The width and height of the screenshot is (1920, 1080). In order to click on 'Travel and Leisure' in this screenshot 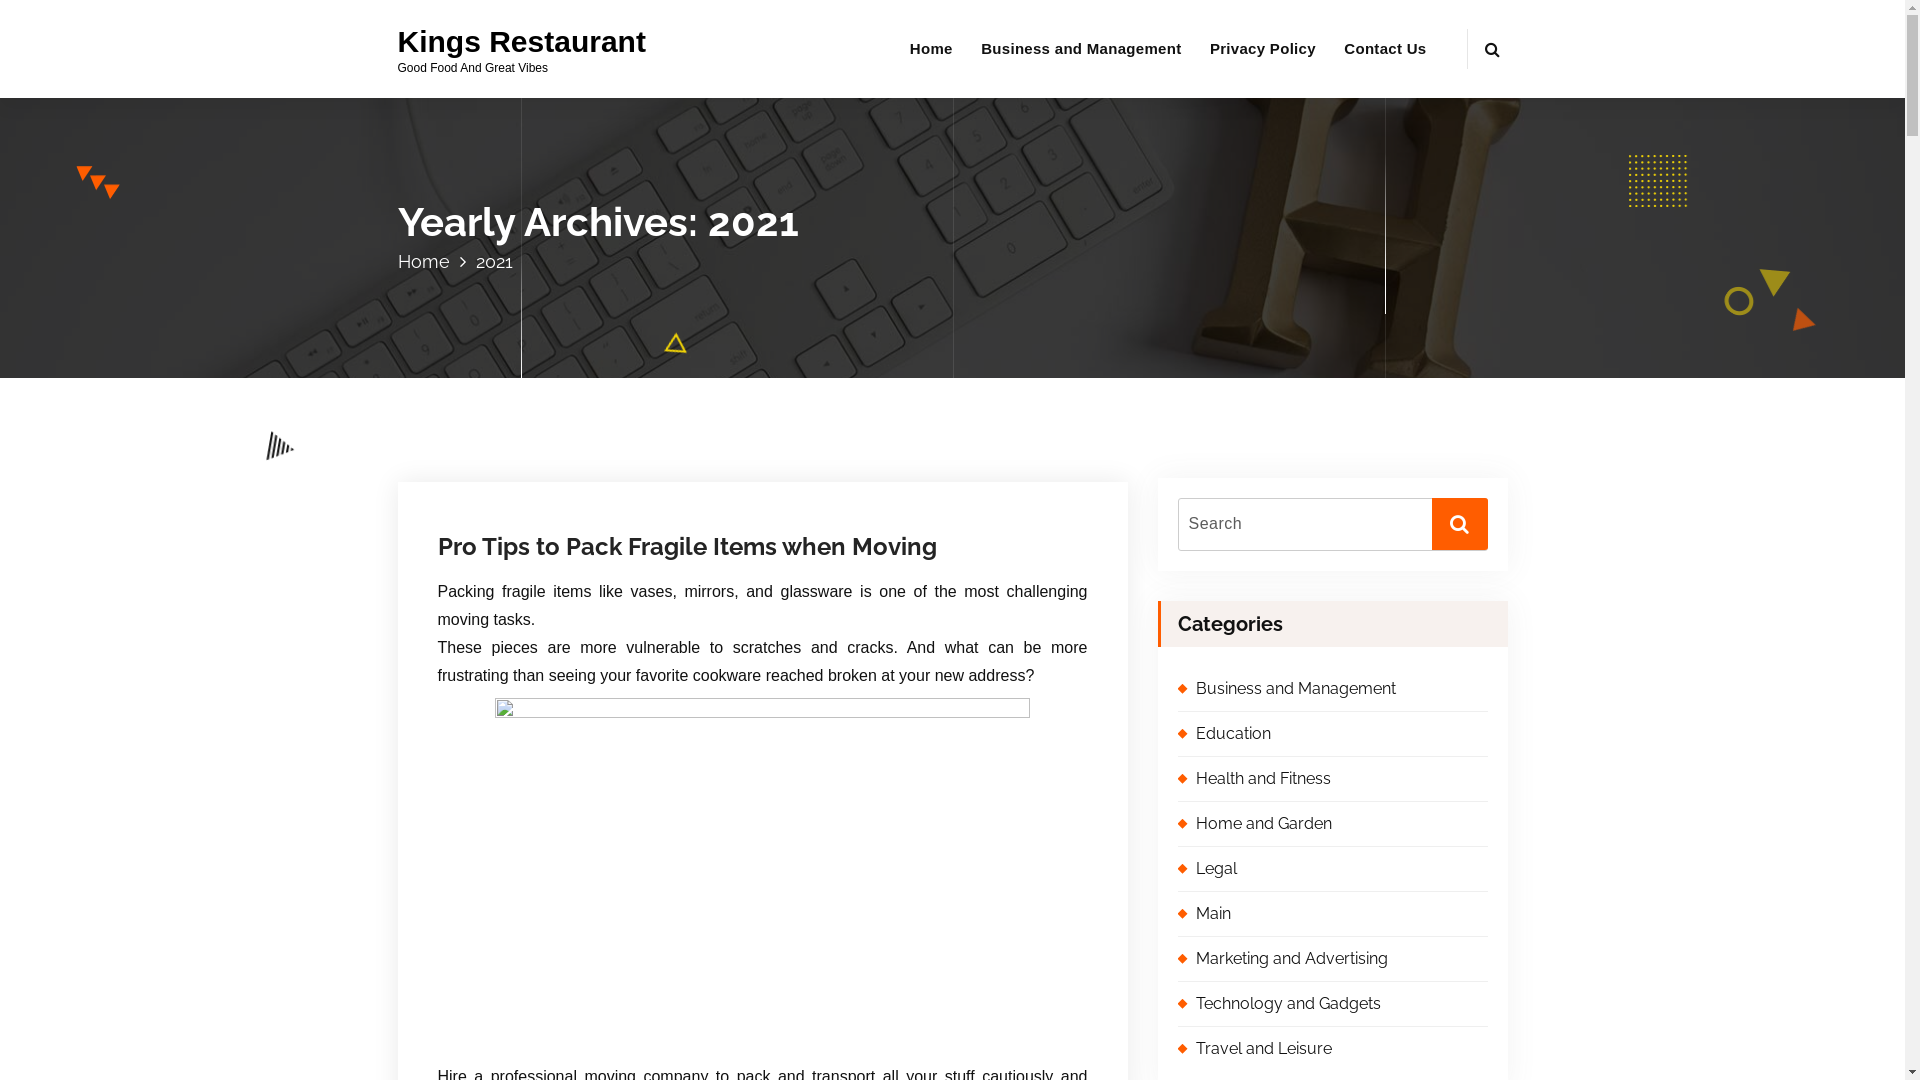, I will do `click(1333, 1048)`.